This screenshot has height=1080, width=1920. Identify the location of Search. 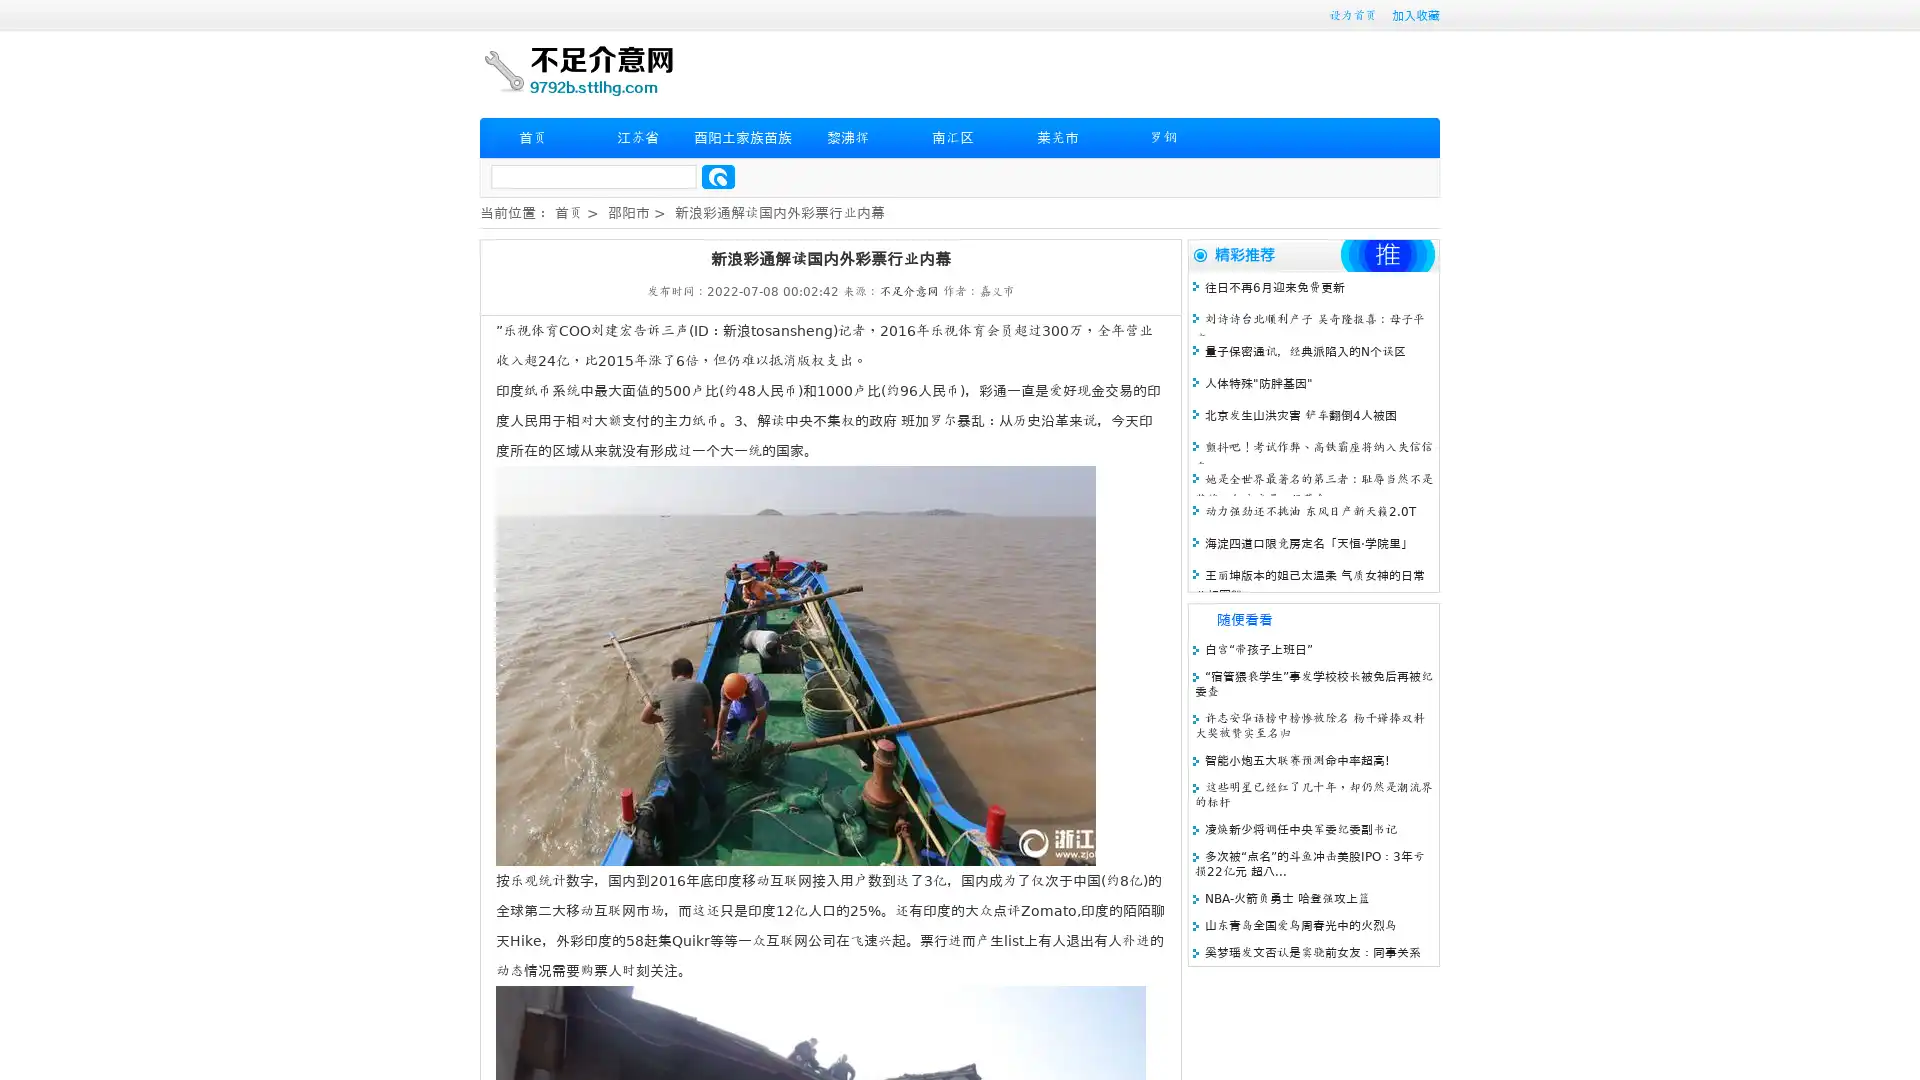
(718, 176).